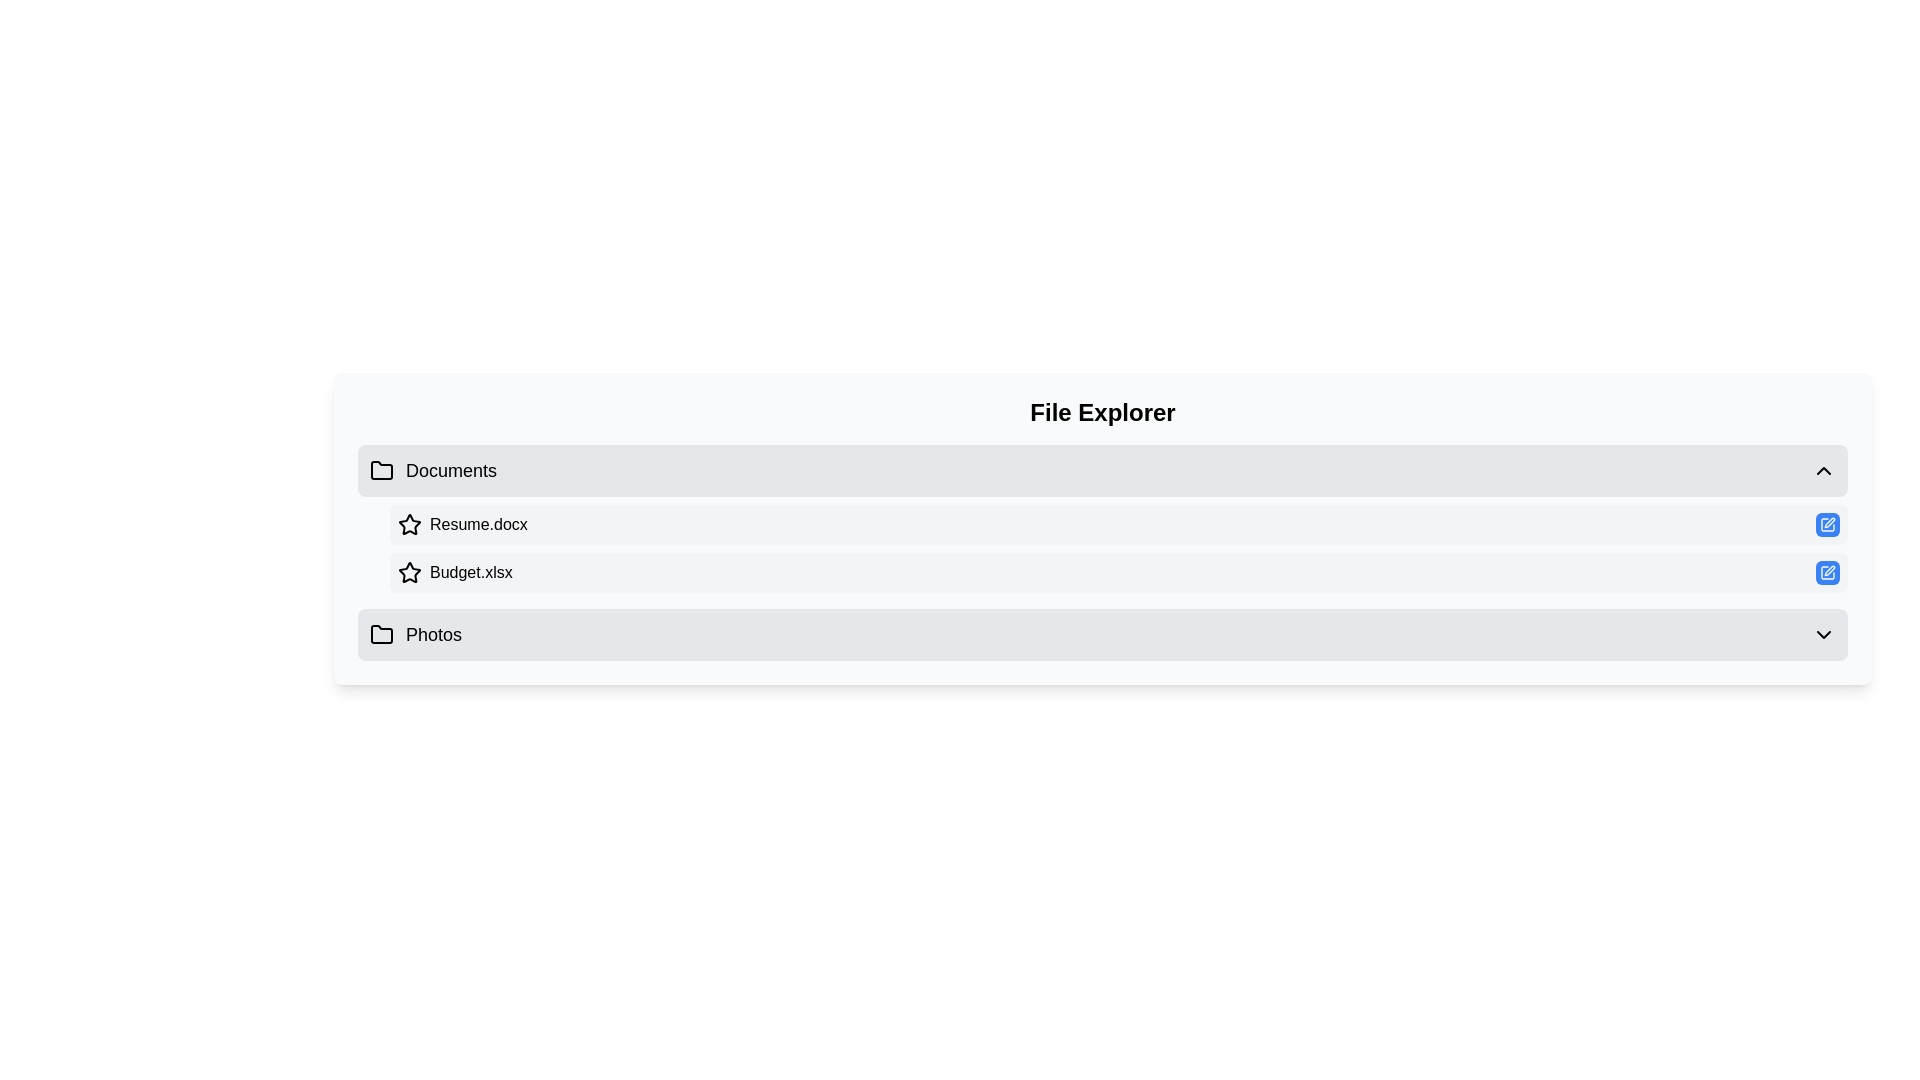 Image resolution: width=1920 pixels, height=1080 pixels. What do you see at coordinates (382, 635) in the screenshot?
I see `the folder icon representing the 'Photos' folder in the file explorer interface, located to the left of the 'Photos' label` at bounding box center [382, 635].